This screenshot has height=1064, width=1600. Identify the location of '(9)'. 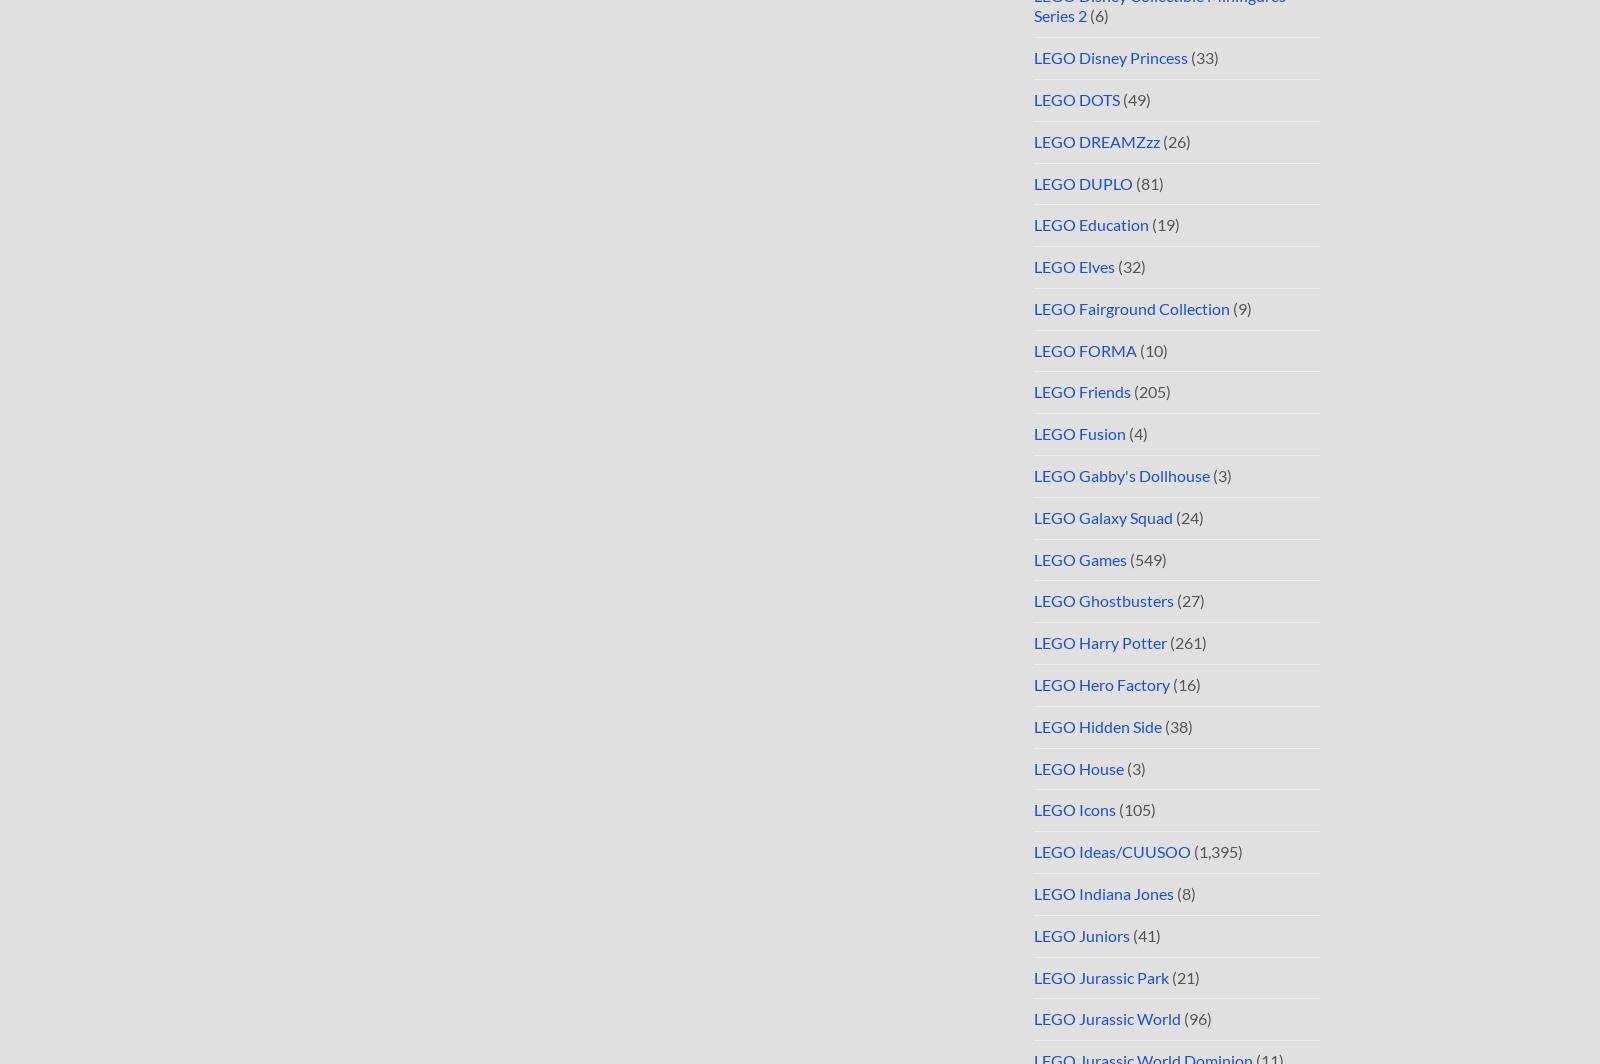
(1239, 307).